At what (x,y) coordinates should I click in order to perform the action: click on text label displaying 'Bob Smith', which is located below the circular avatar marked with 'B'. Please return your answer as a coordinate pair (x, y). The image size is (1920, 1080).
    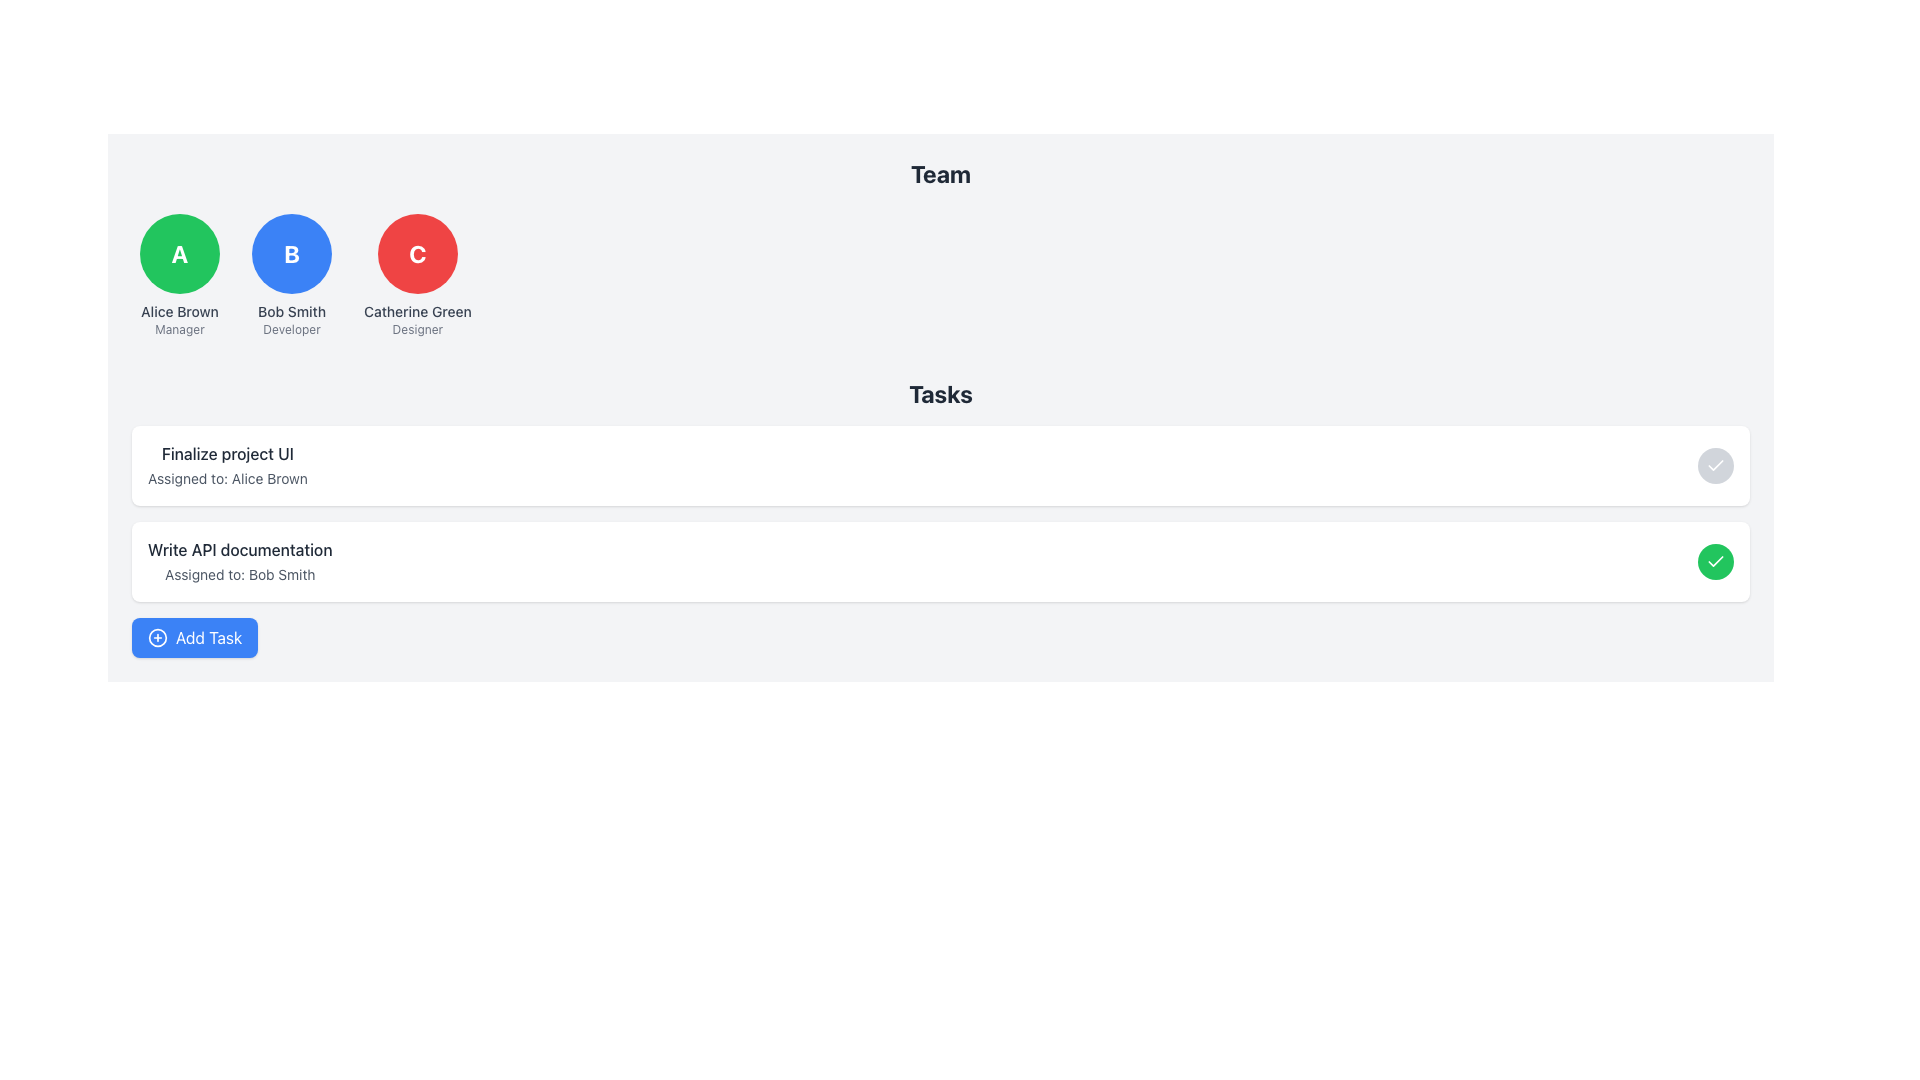
    Looking at the image, I should click on (291, 312).